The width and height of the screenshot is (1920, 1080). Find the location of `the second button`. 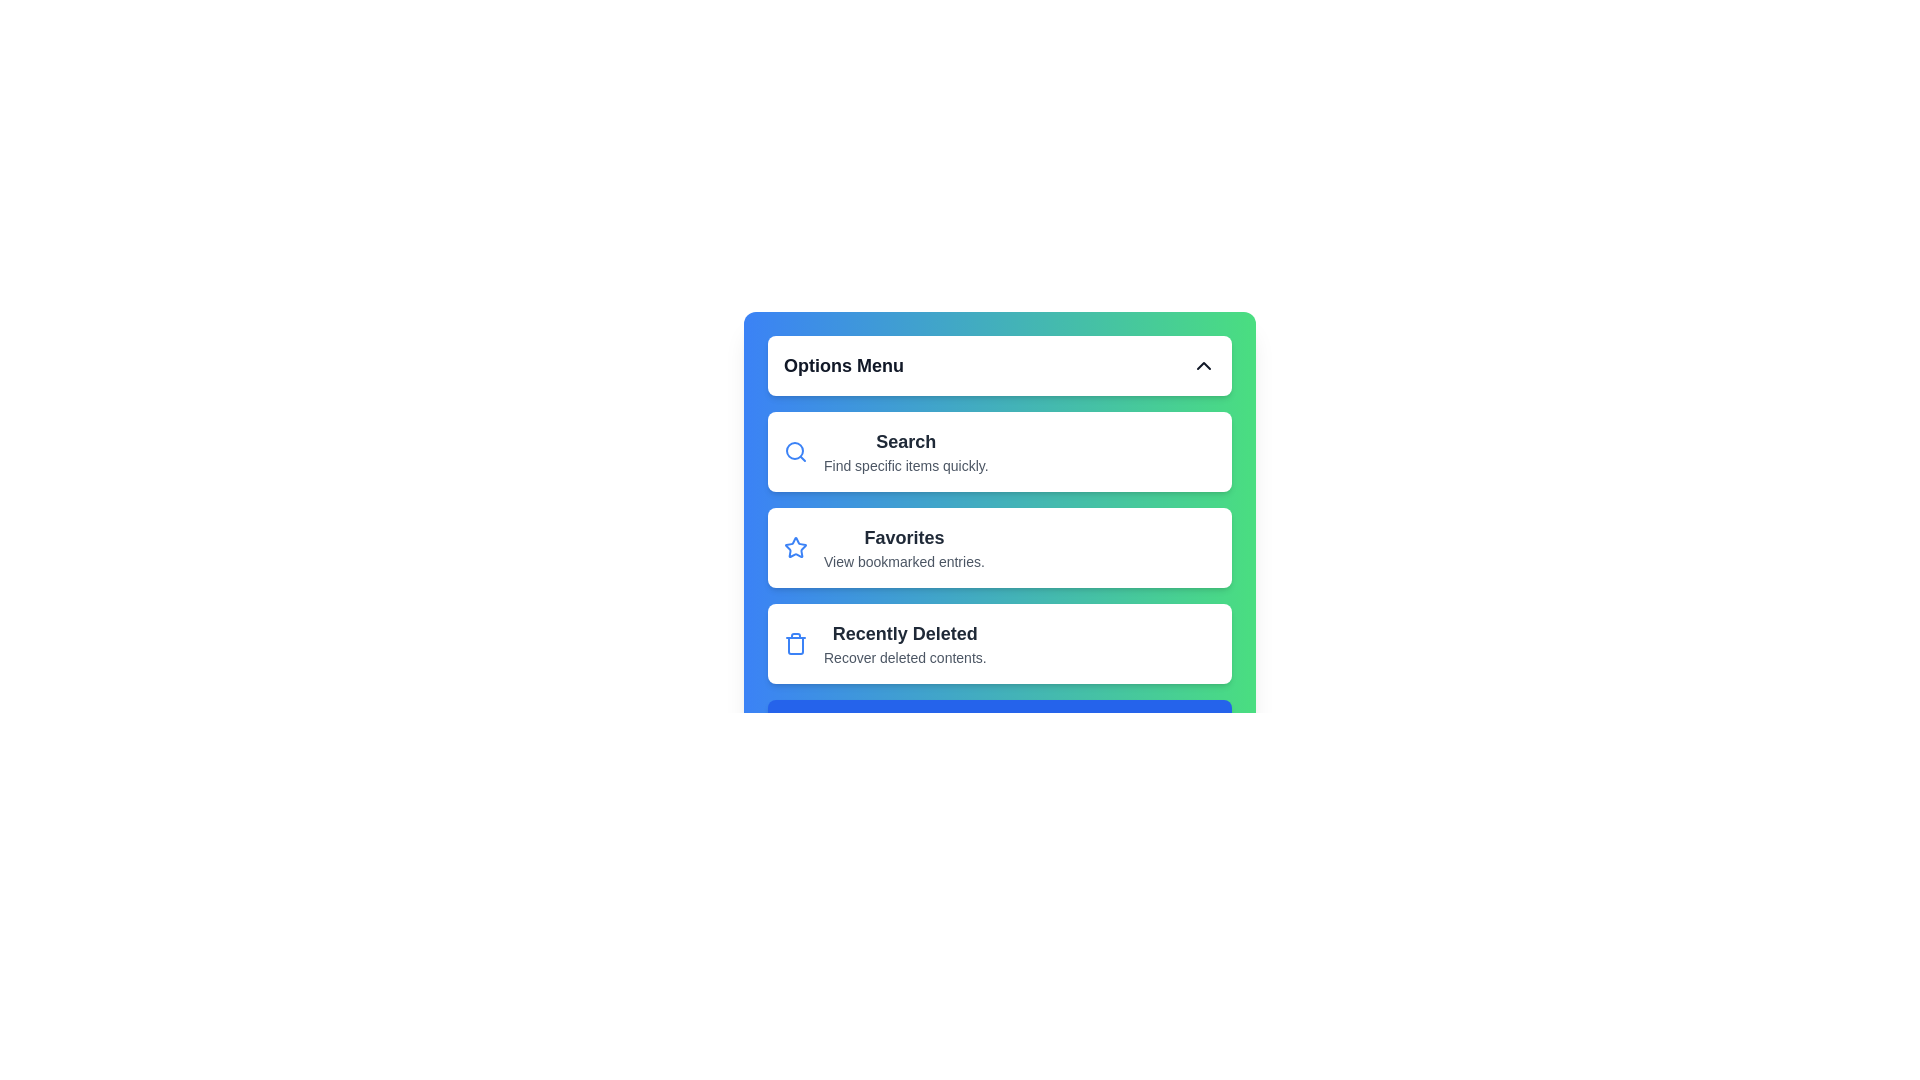

the second button is located at coordinates (999, 547).